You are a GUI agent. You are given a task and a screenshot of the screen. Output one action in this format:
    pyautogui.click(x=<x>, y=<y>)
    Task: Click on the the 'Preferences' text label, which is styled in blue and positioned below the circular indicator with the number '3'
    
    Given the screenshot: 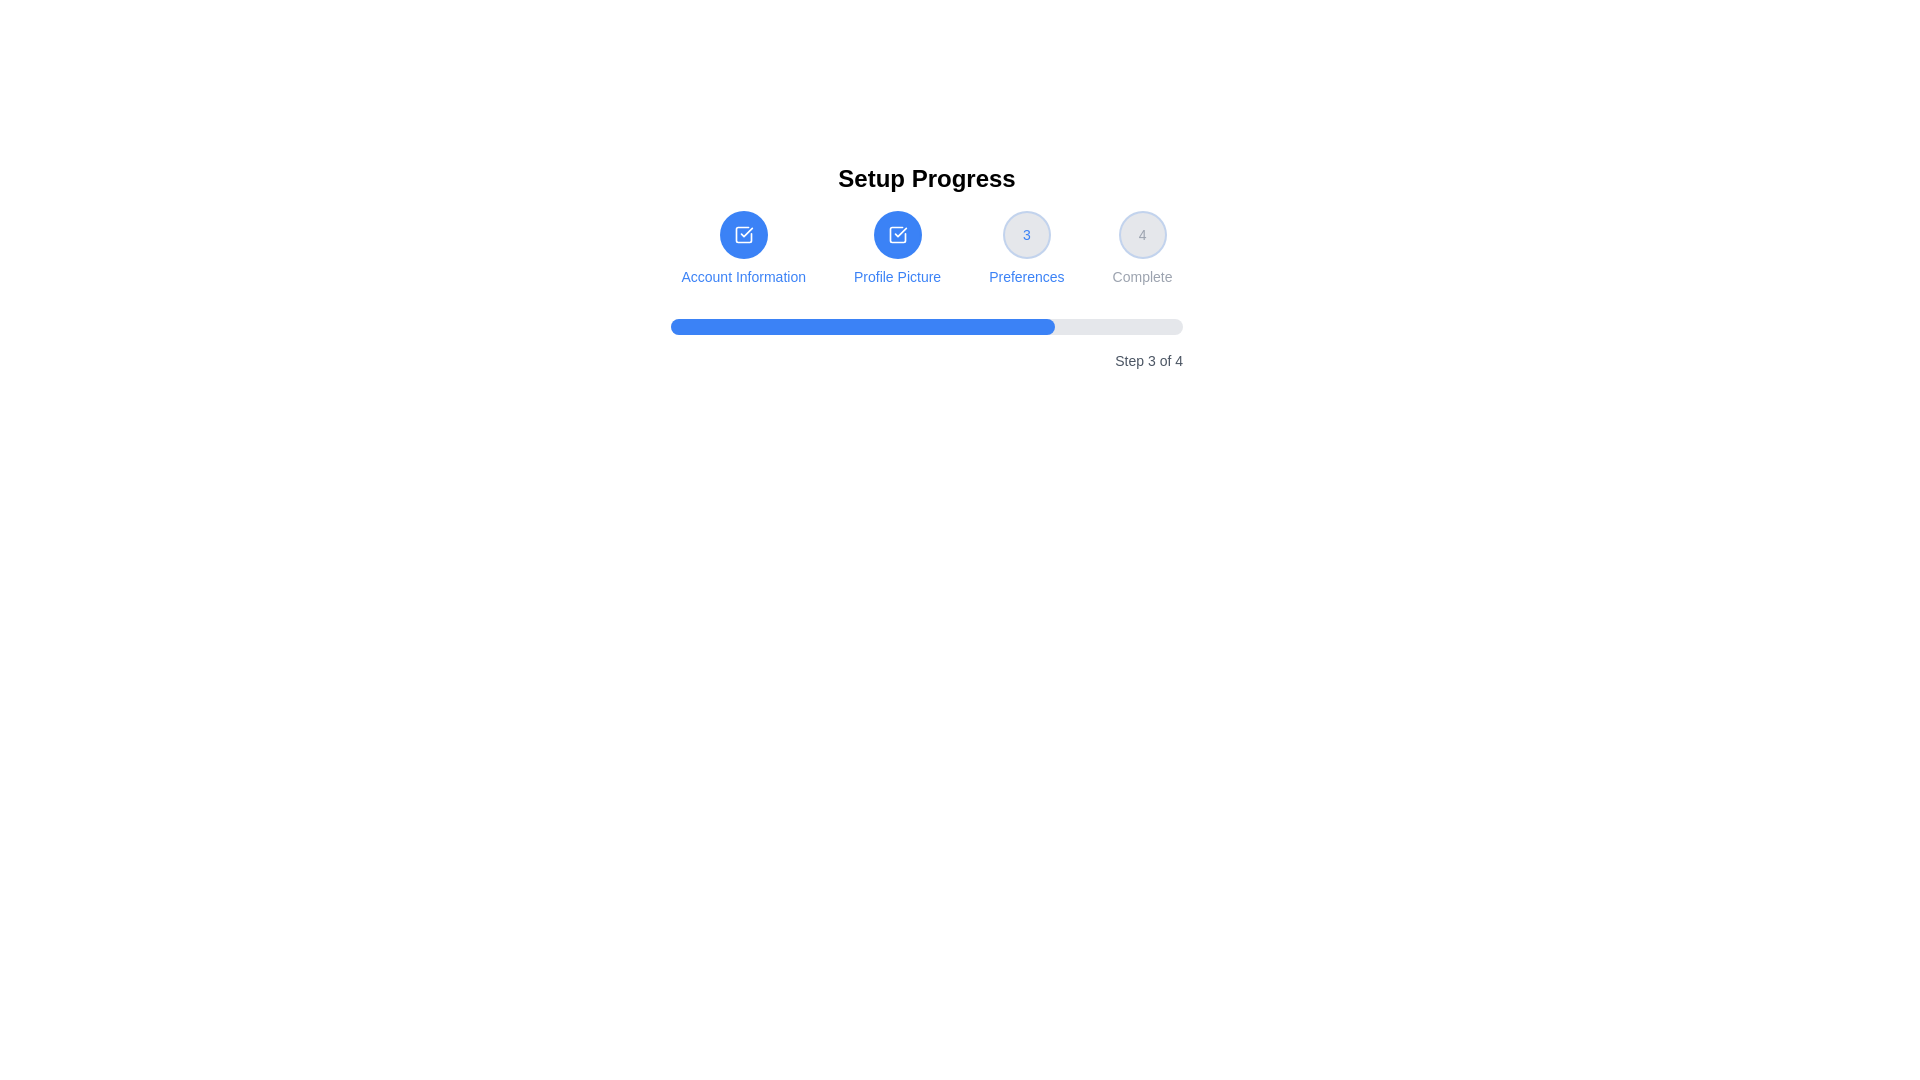 What is the action you would take?
    pyautogui.click(x=1026, y=277)
    